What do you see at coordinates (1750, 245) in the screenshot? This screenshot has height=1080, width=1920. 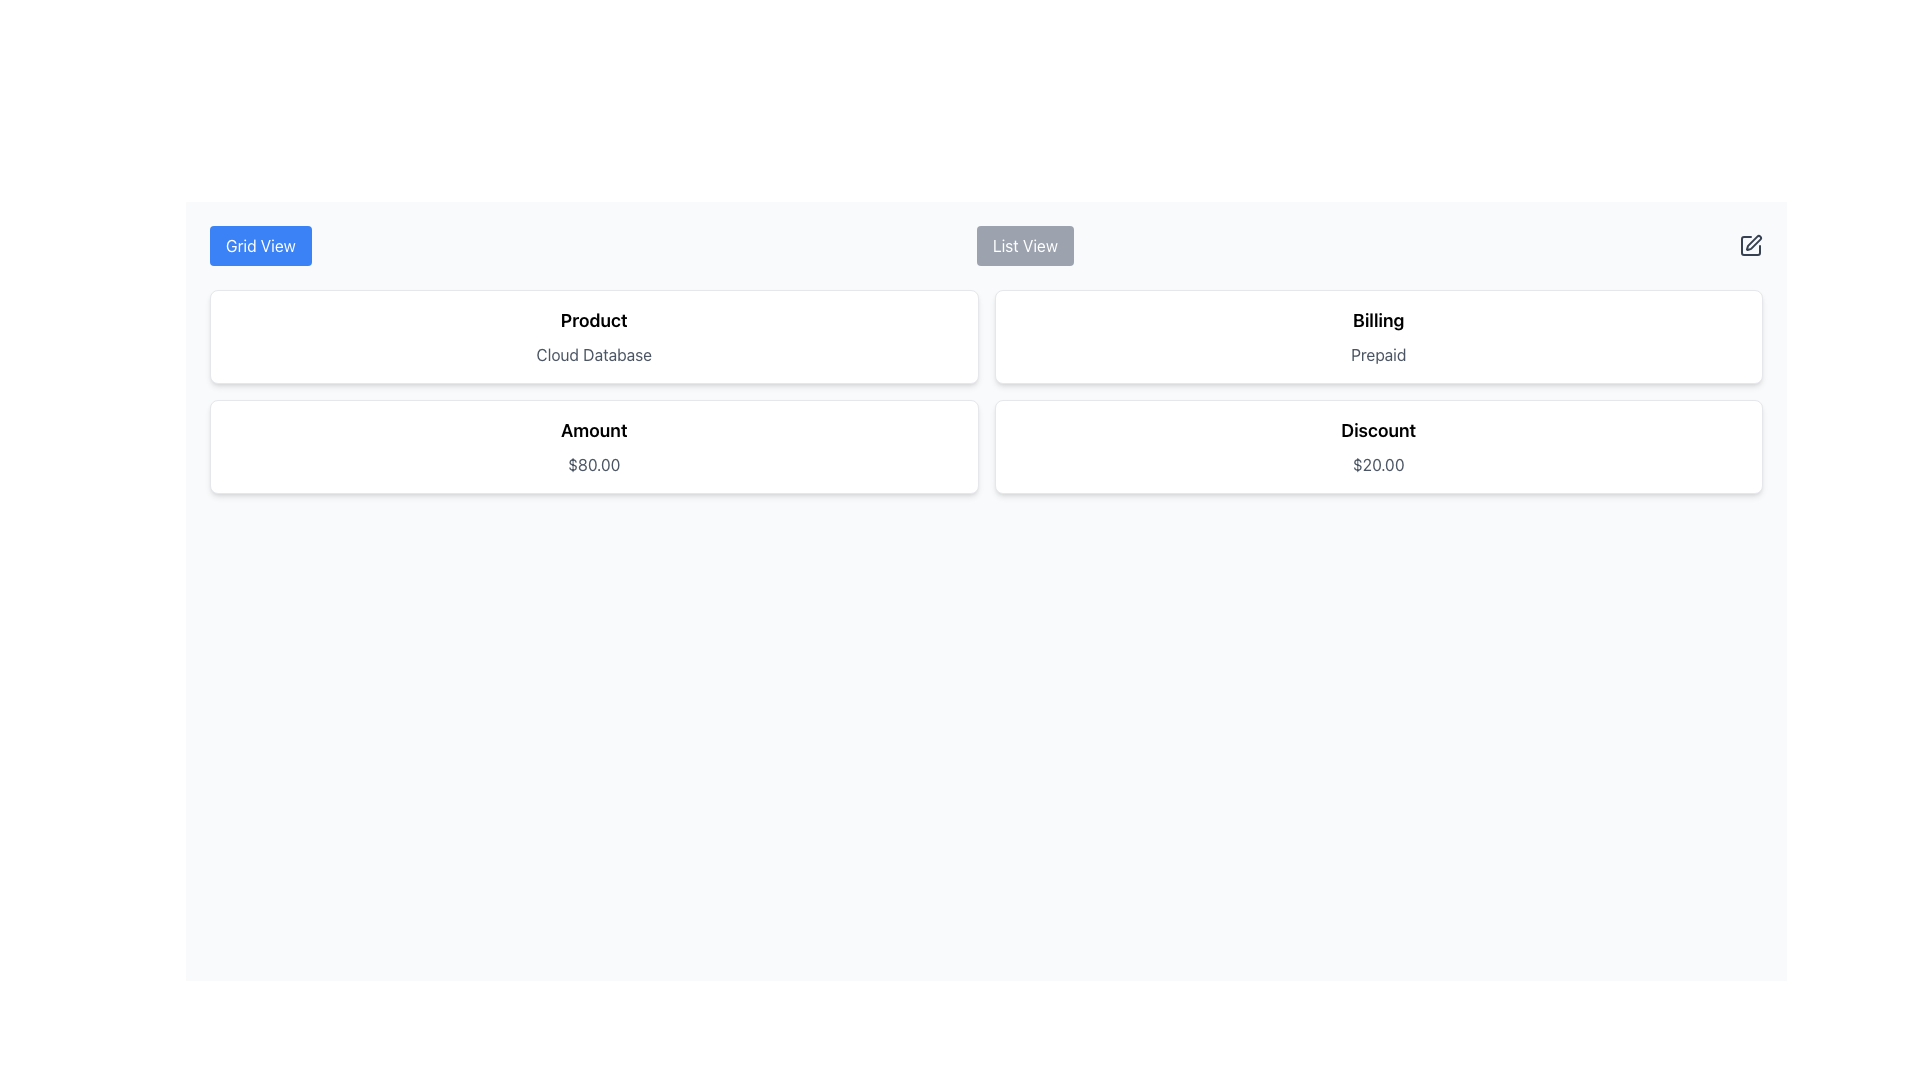 I see `the interactive icon with a pen symbol located in the top-right corner of the header section, adjacent to the 'Grid View' and 'List View' toggle buttons` at bounding box center [1750, 245].